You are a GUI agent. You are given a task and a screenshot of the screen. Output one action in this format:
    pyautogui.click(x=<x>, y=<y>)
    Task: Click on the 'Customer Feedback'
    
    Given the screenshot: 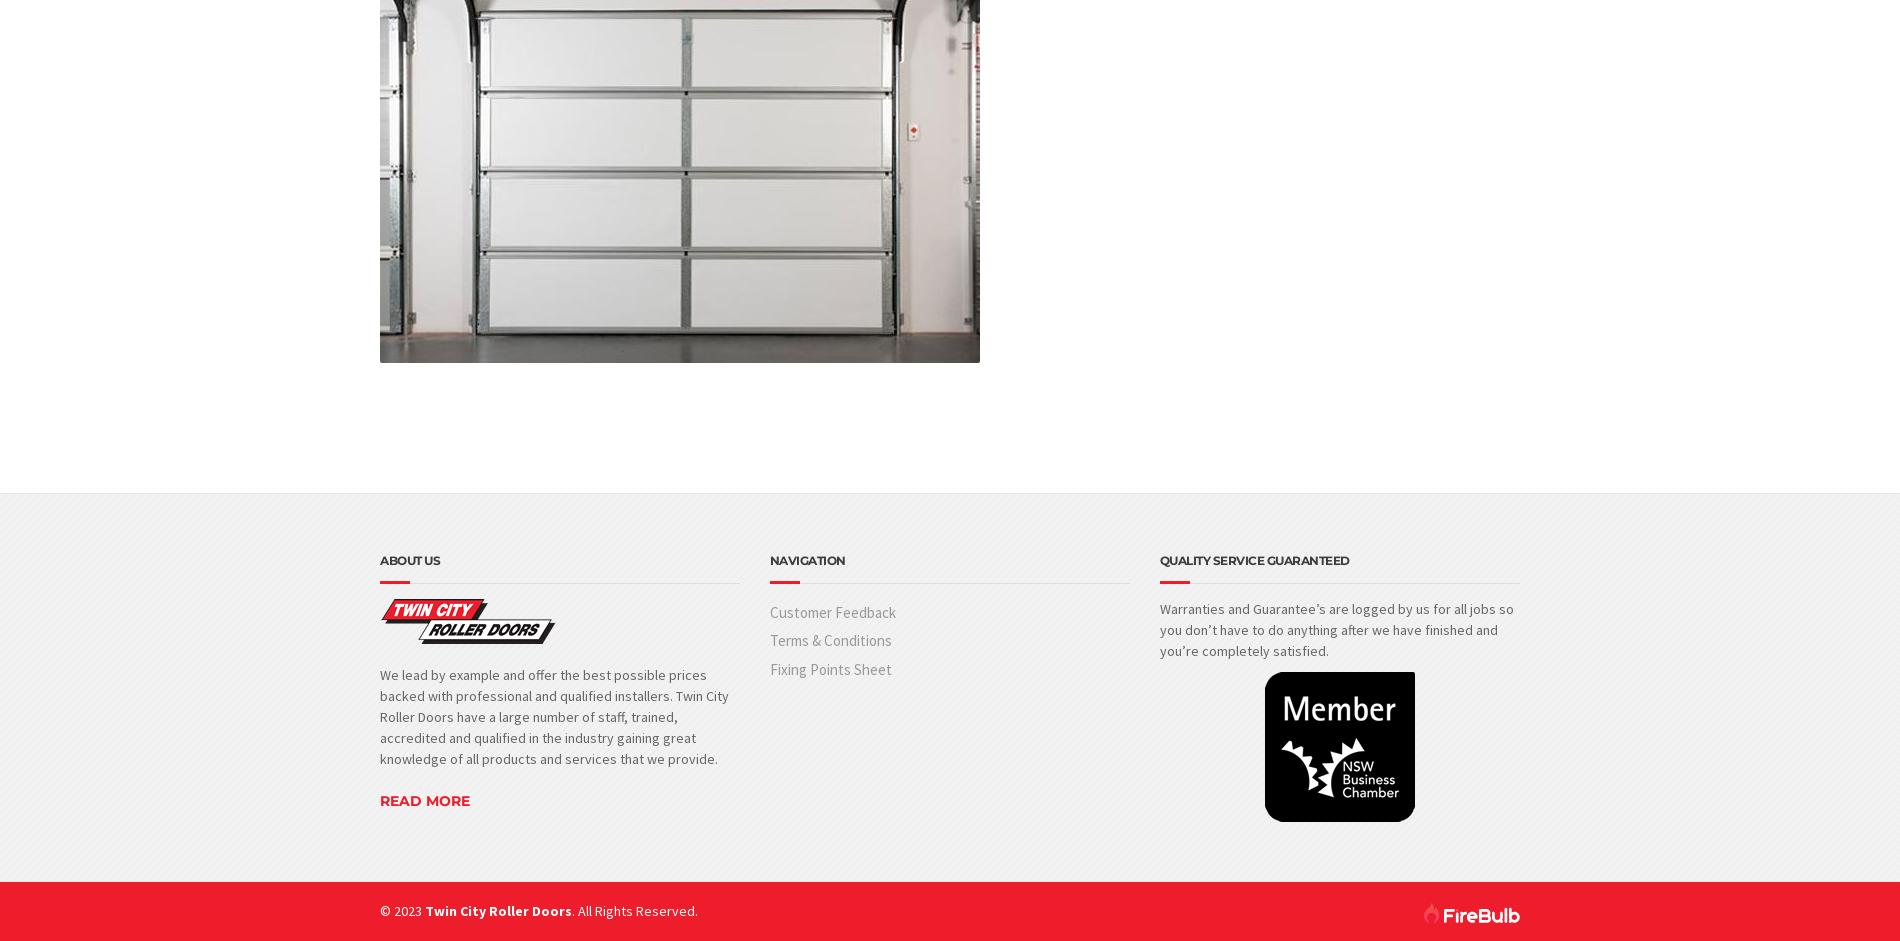 What is the action you would take?
    pyautogui.click(x=831, y=611)
    